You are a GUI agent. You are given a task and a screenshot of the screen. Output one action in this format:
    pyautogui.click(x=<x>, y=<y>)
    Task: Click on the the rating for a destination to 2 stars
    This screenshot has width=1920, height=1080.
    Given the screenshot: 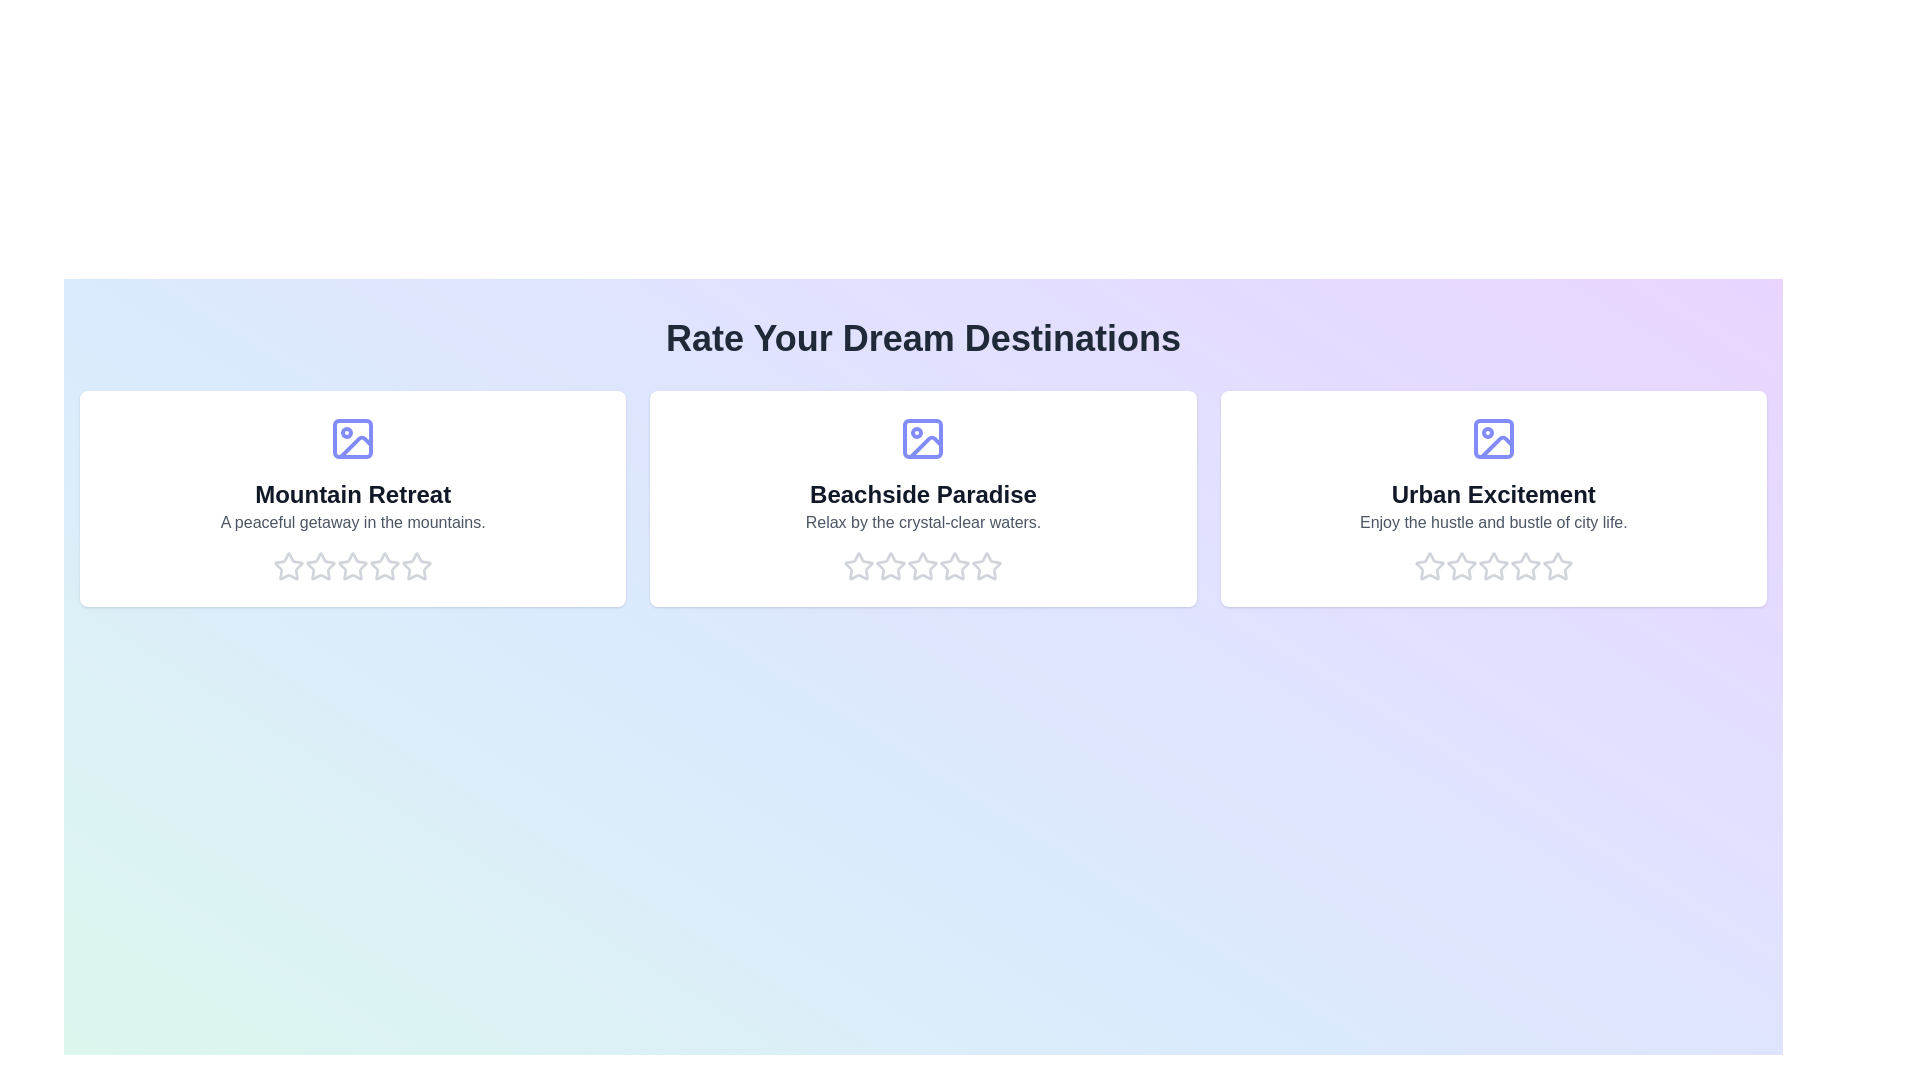 What is the action you would take?
    pyautogui.click(x=321, y=567)
    